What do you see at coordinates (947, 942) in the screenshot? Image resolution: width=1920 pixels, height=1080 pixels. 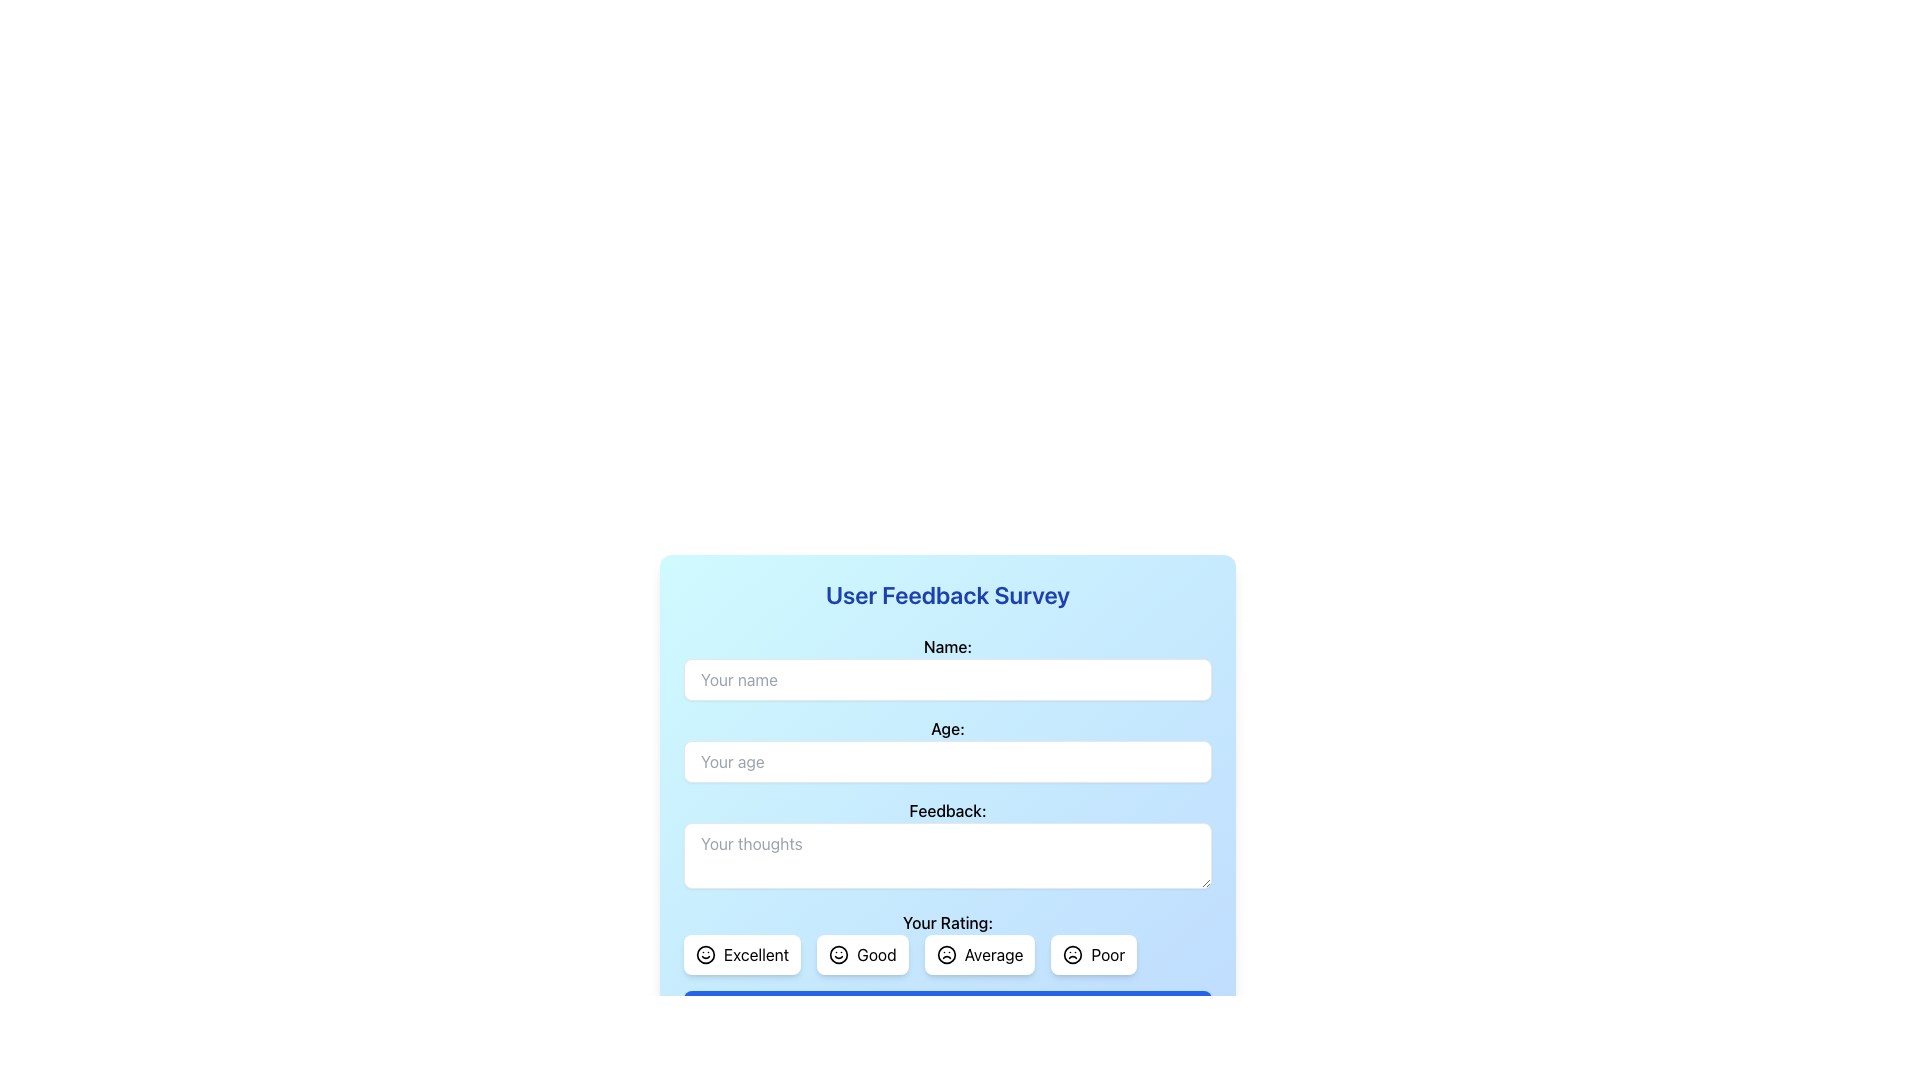 I see `the third button labeled 'Average' under the 'Your Rating:' label in the 'User Feedback Survey' form` at bounding box center [947, 942].